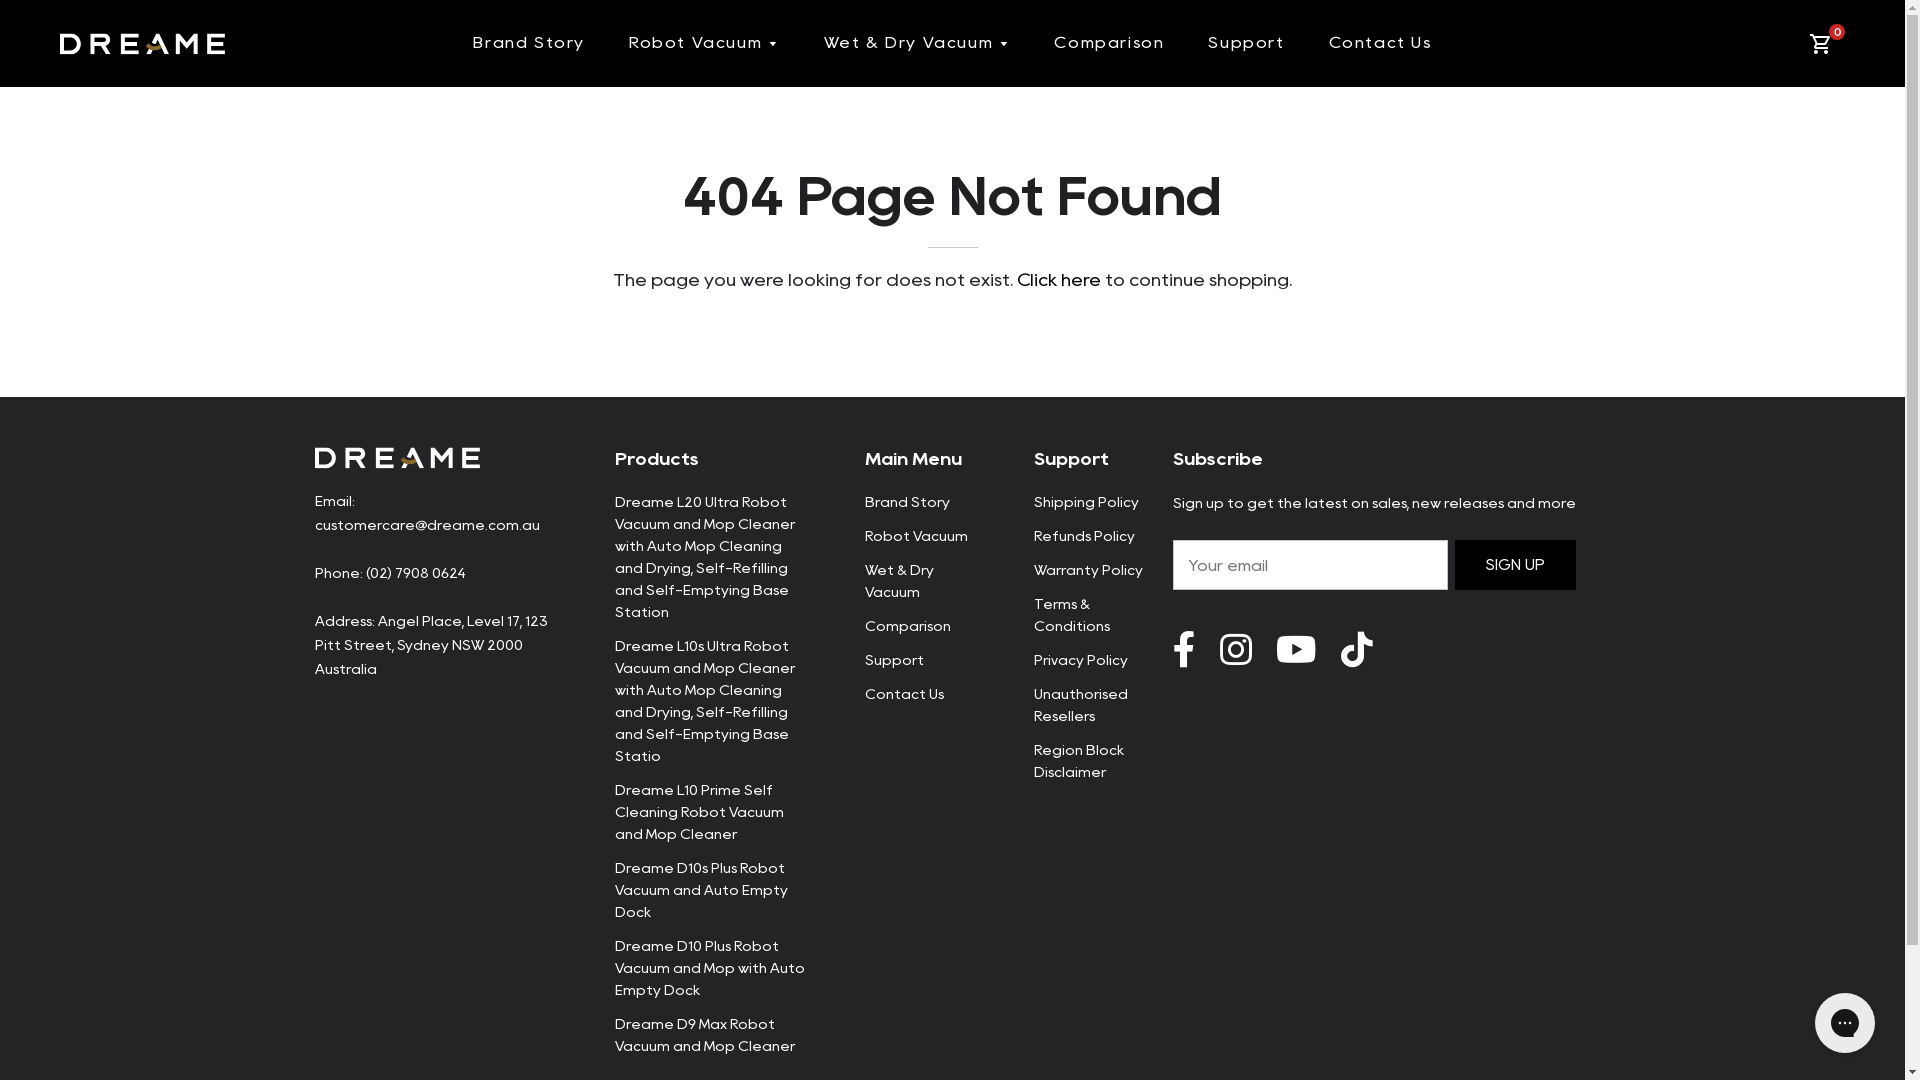  What do you see at coordinates (1843, 1022) in the screenshot?
I see `'Gorgias live chat messenger'` at bounding box center [1843, 1022].